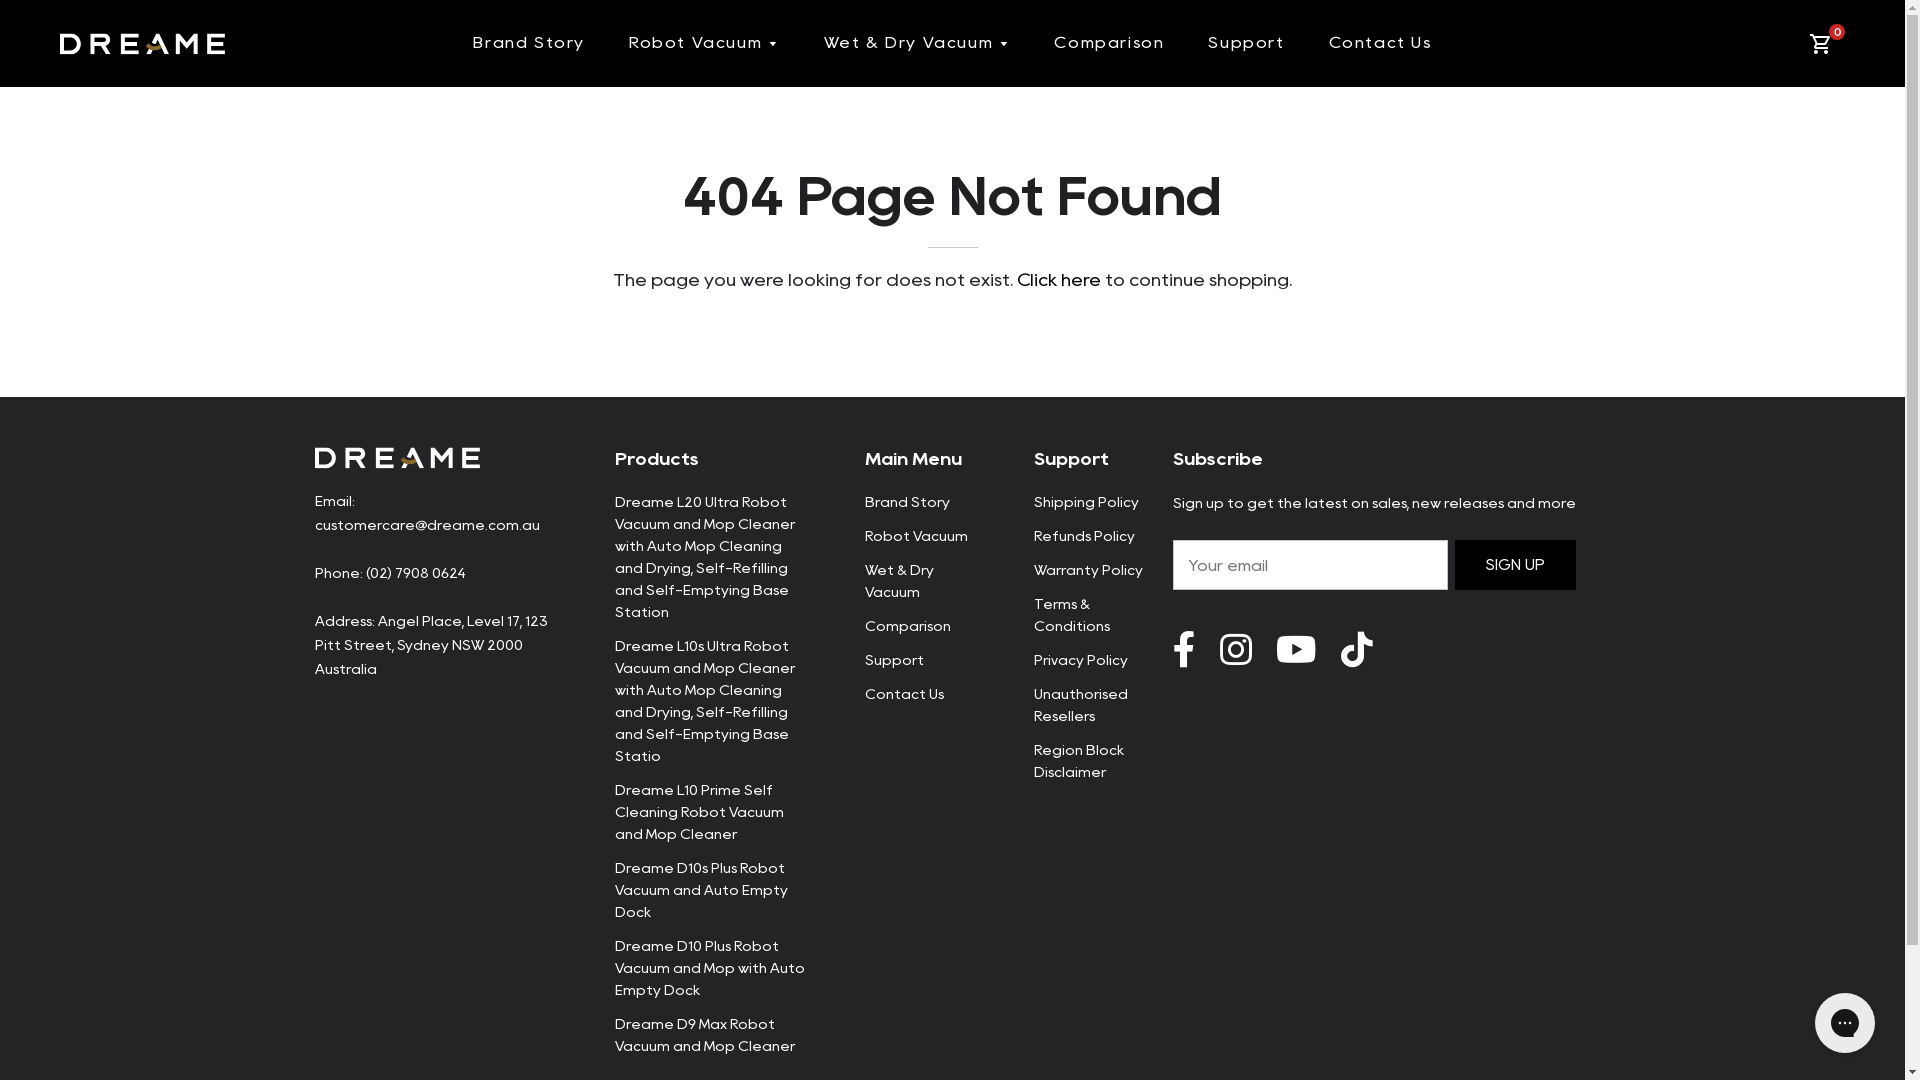  What do you see at coordinates (1843, 1022) in the screenshot?
I see `'Gorgias live chat messenger'` at bounding box center [1843, 1022].